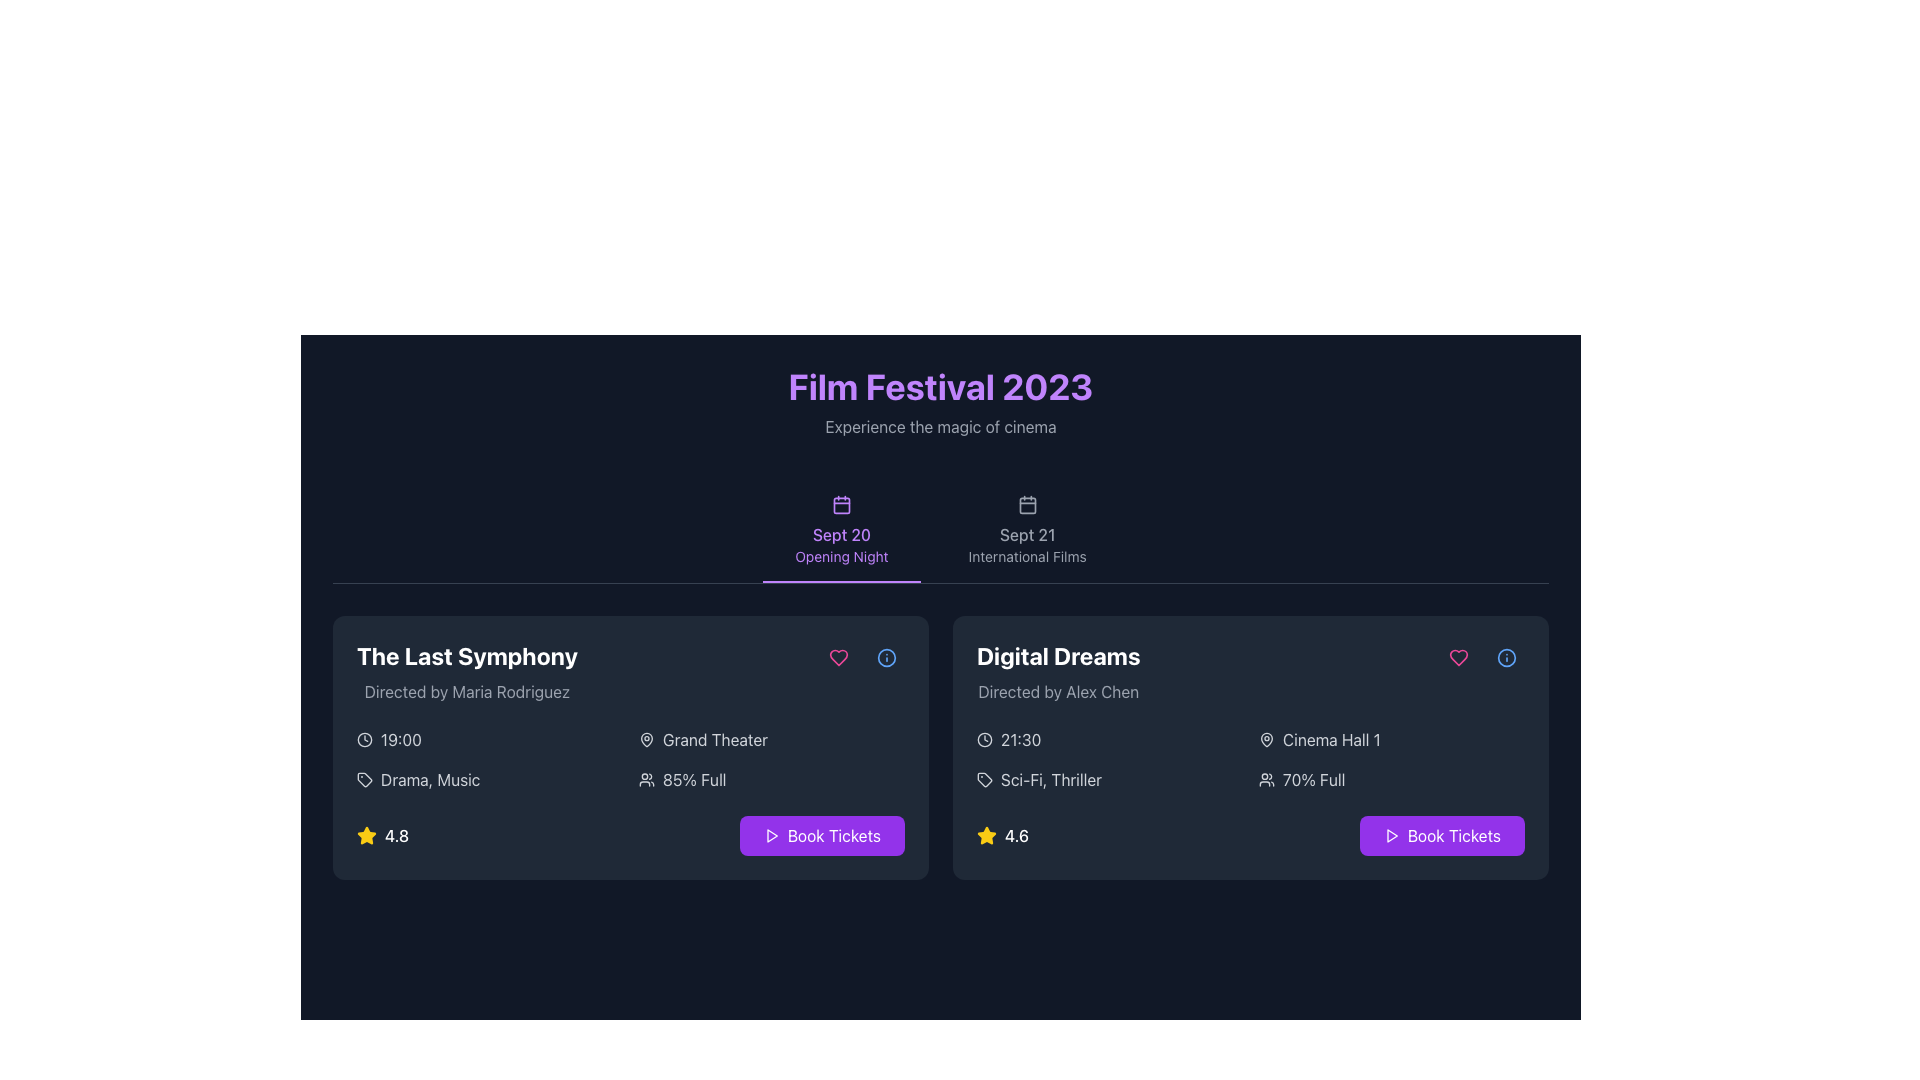 This screenshot has width=1920, height=1080. I want to click on the 'Book Tickets' button that contains the play-related icon, so click(1390, 836).